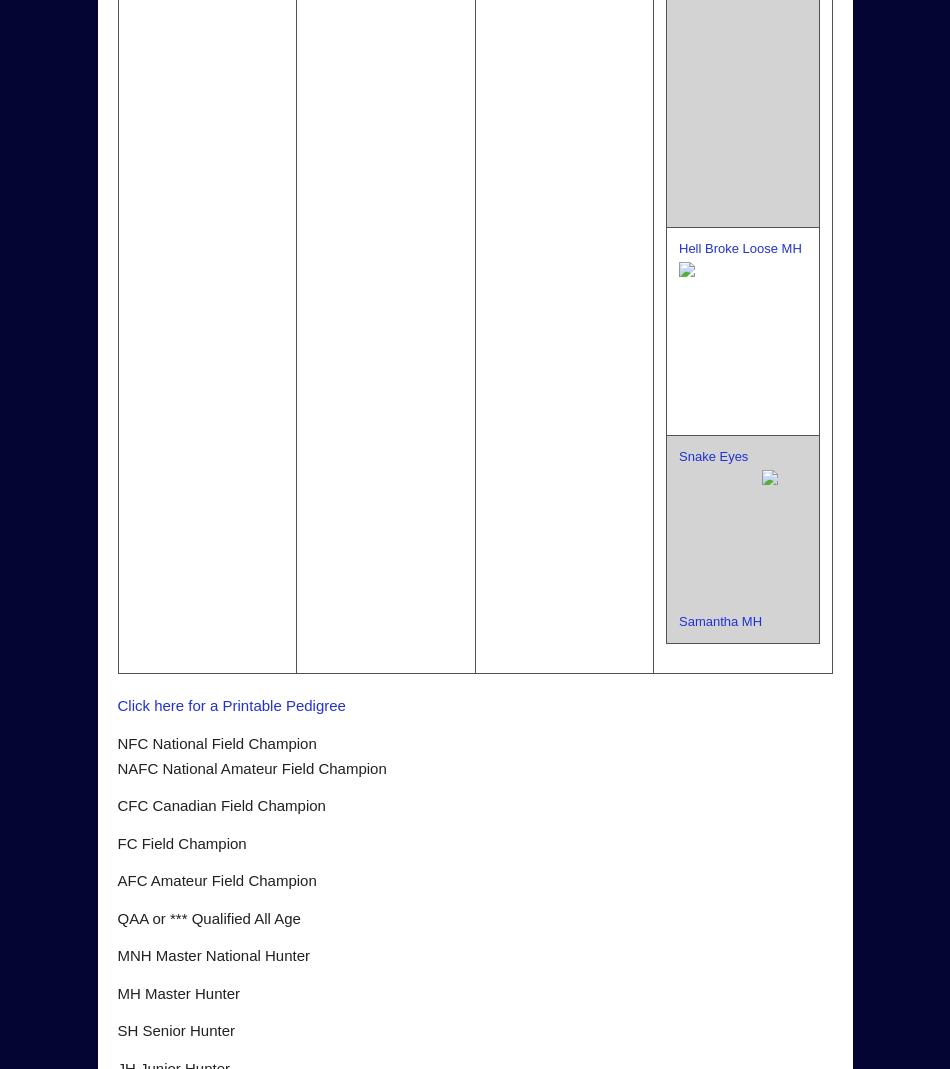  I want to click on 'MNH Master National Hunter', so click(117, 954).